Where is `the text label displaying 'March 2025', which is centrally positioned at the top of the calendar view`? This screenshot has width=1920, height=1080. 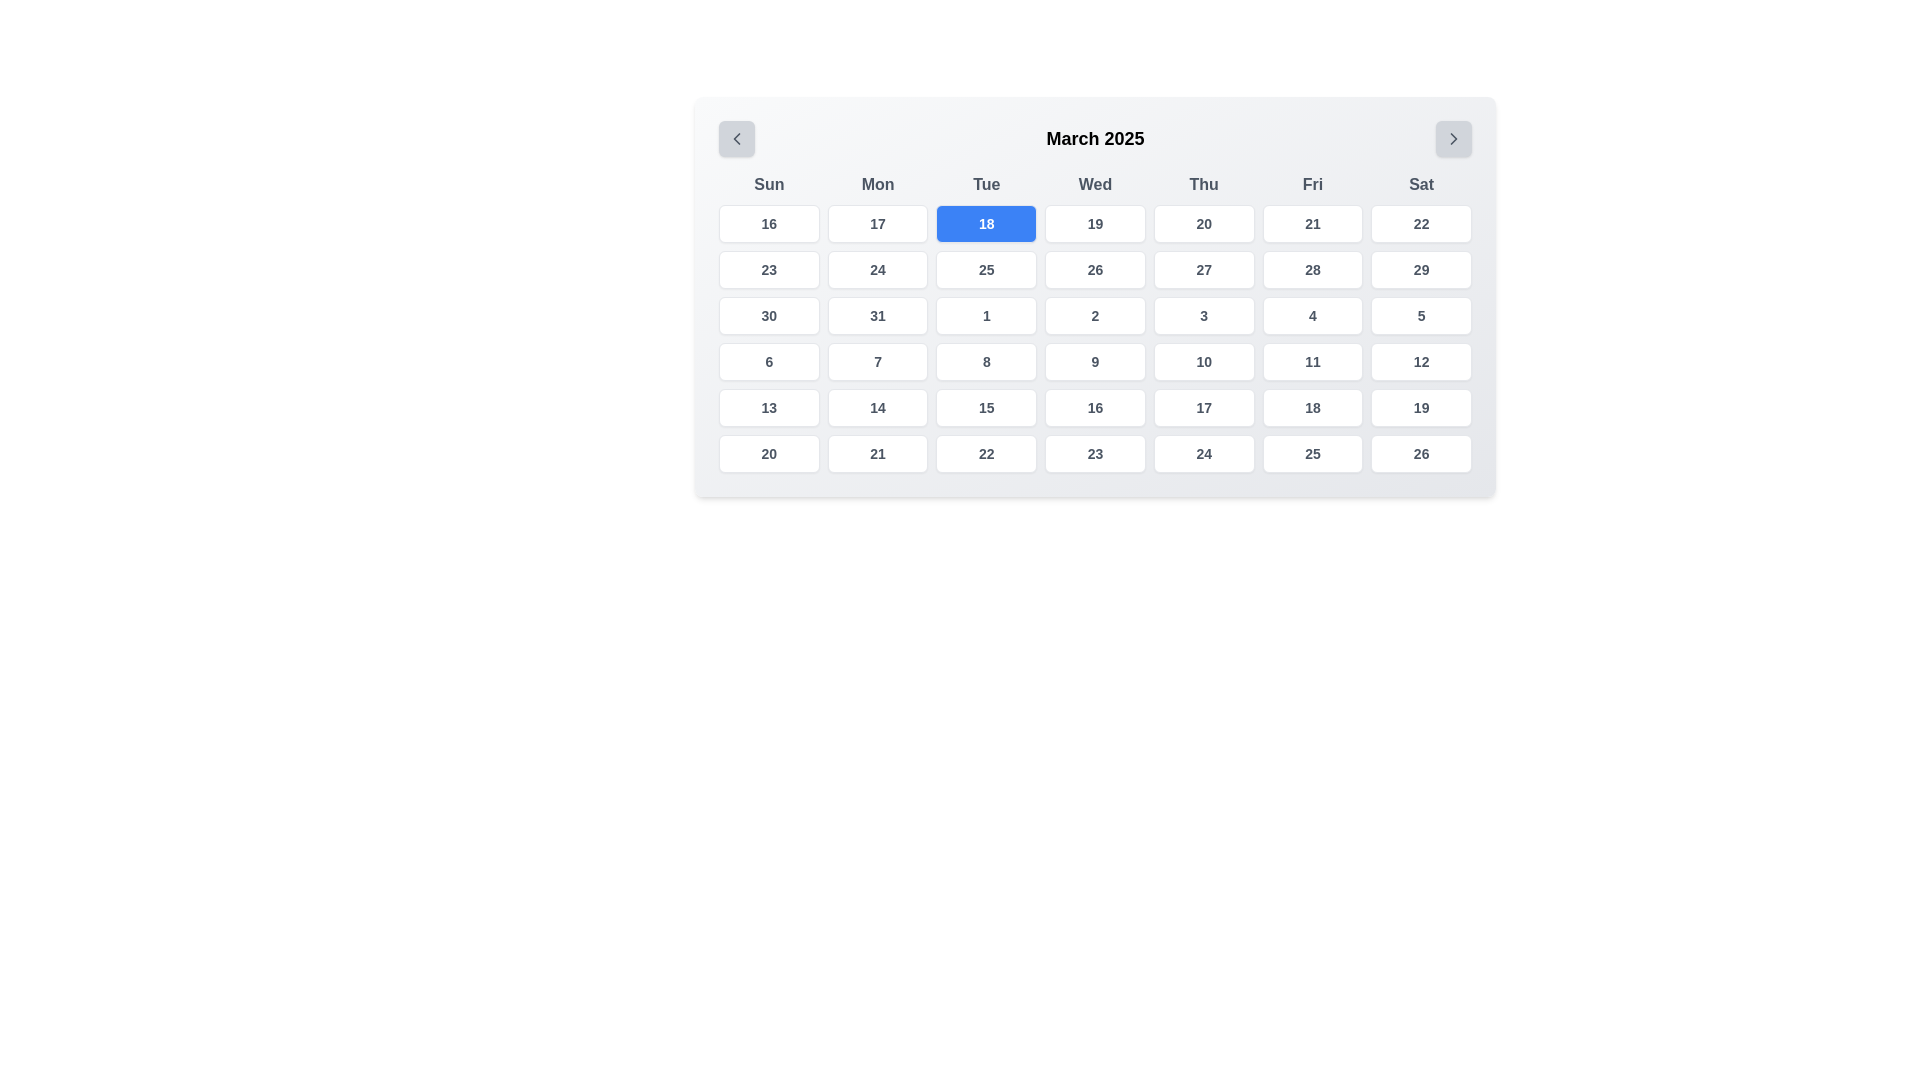
the text label displaying 'March 2025', which is centrally positioned at the top of the calendar view is located at coordinates (1094, 137).